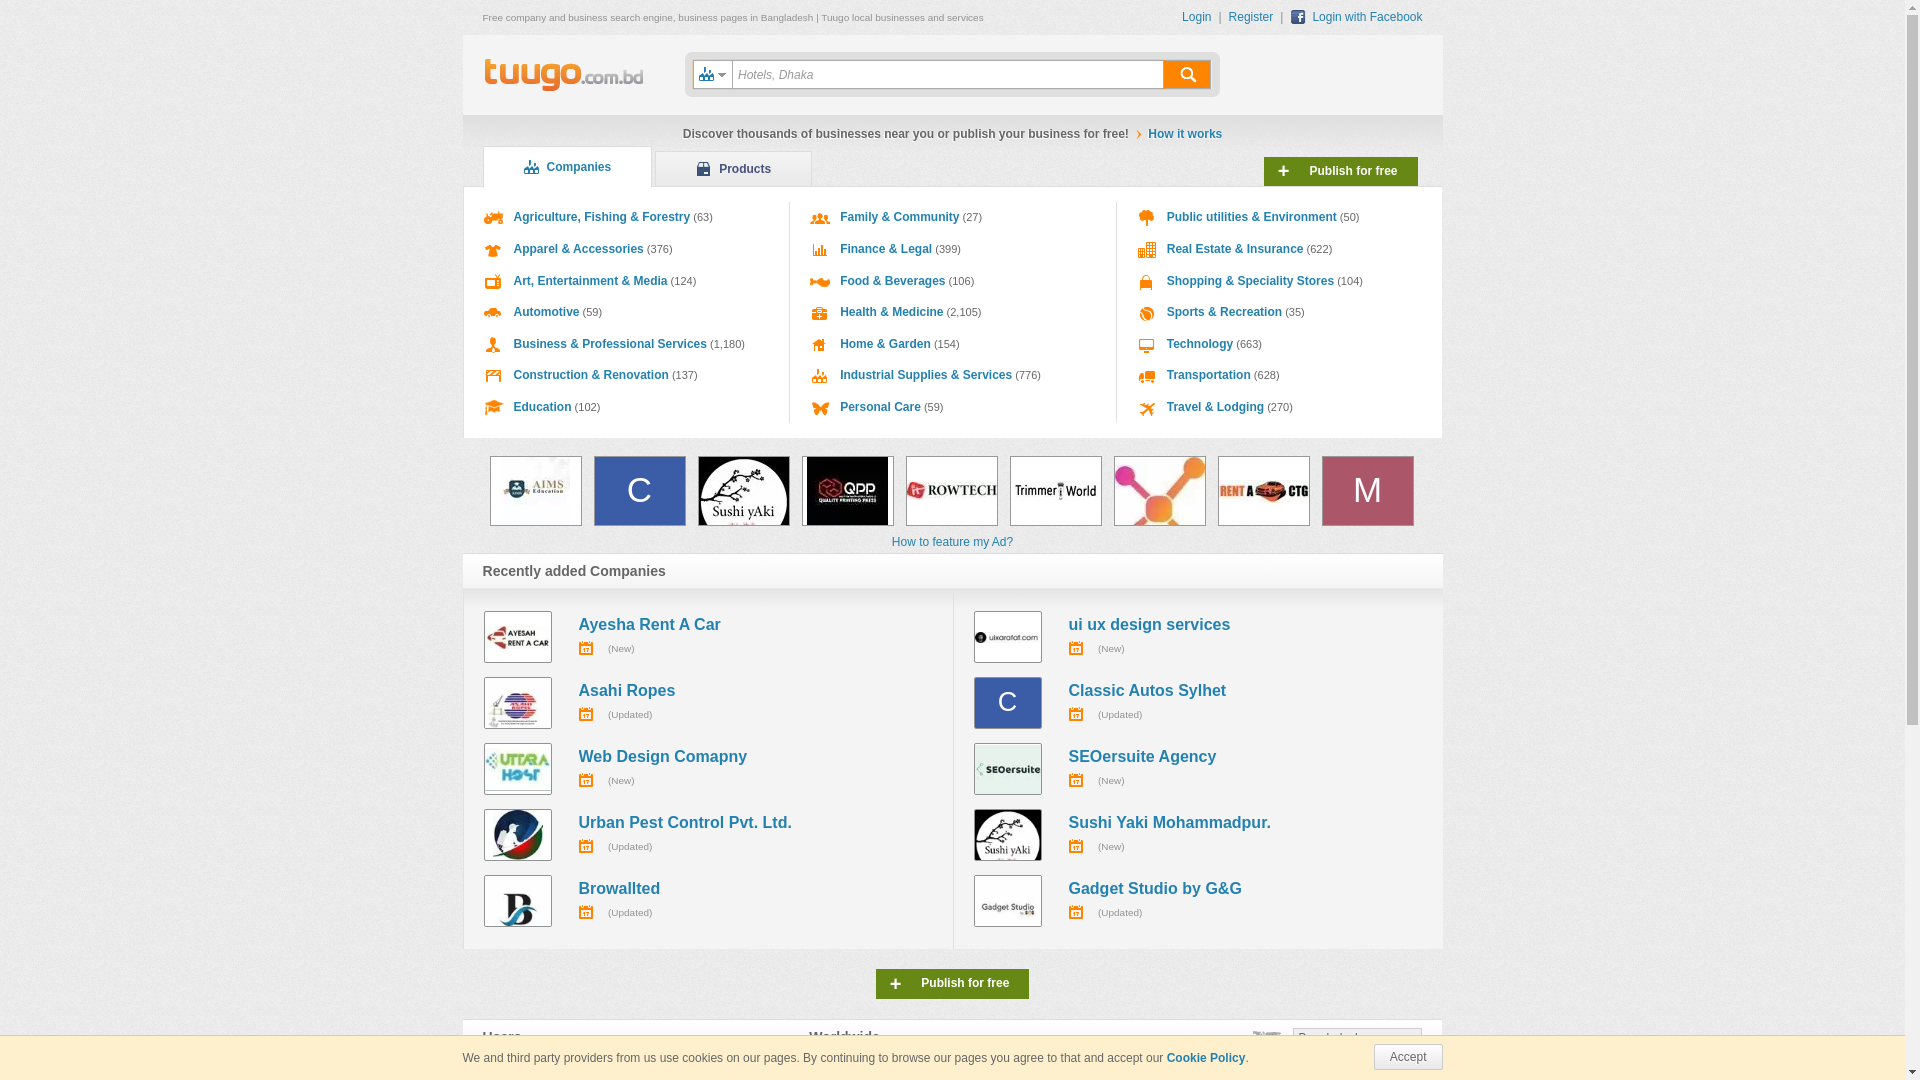 The width and height of the screenshot is (1920, 1080). Describe the element at coordinates (654, 168) in the screenshot. I see `'Products'` at that location.